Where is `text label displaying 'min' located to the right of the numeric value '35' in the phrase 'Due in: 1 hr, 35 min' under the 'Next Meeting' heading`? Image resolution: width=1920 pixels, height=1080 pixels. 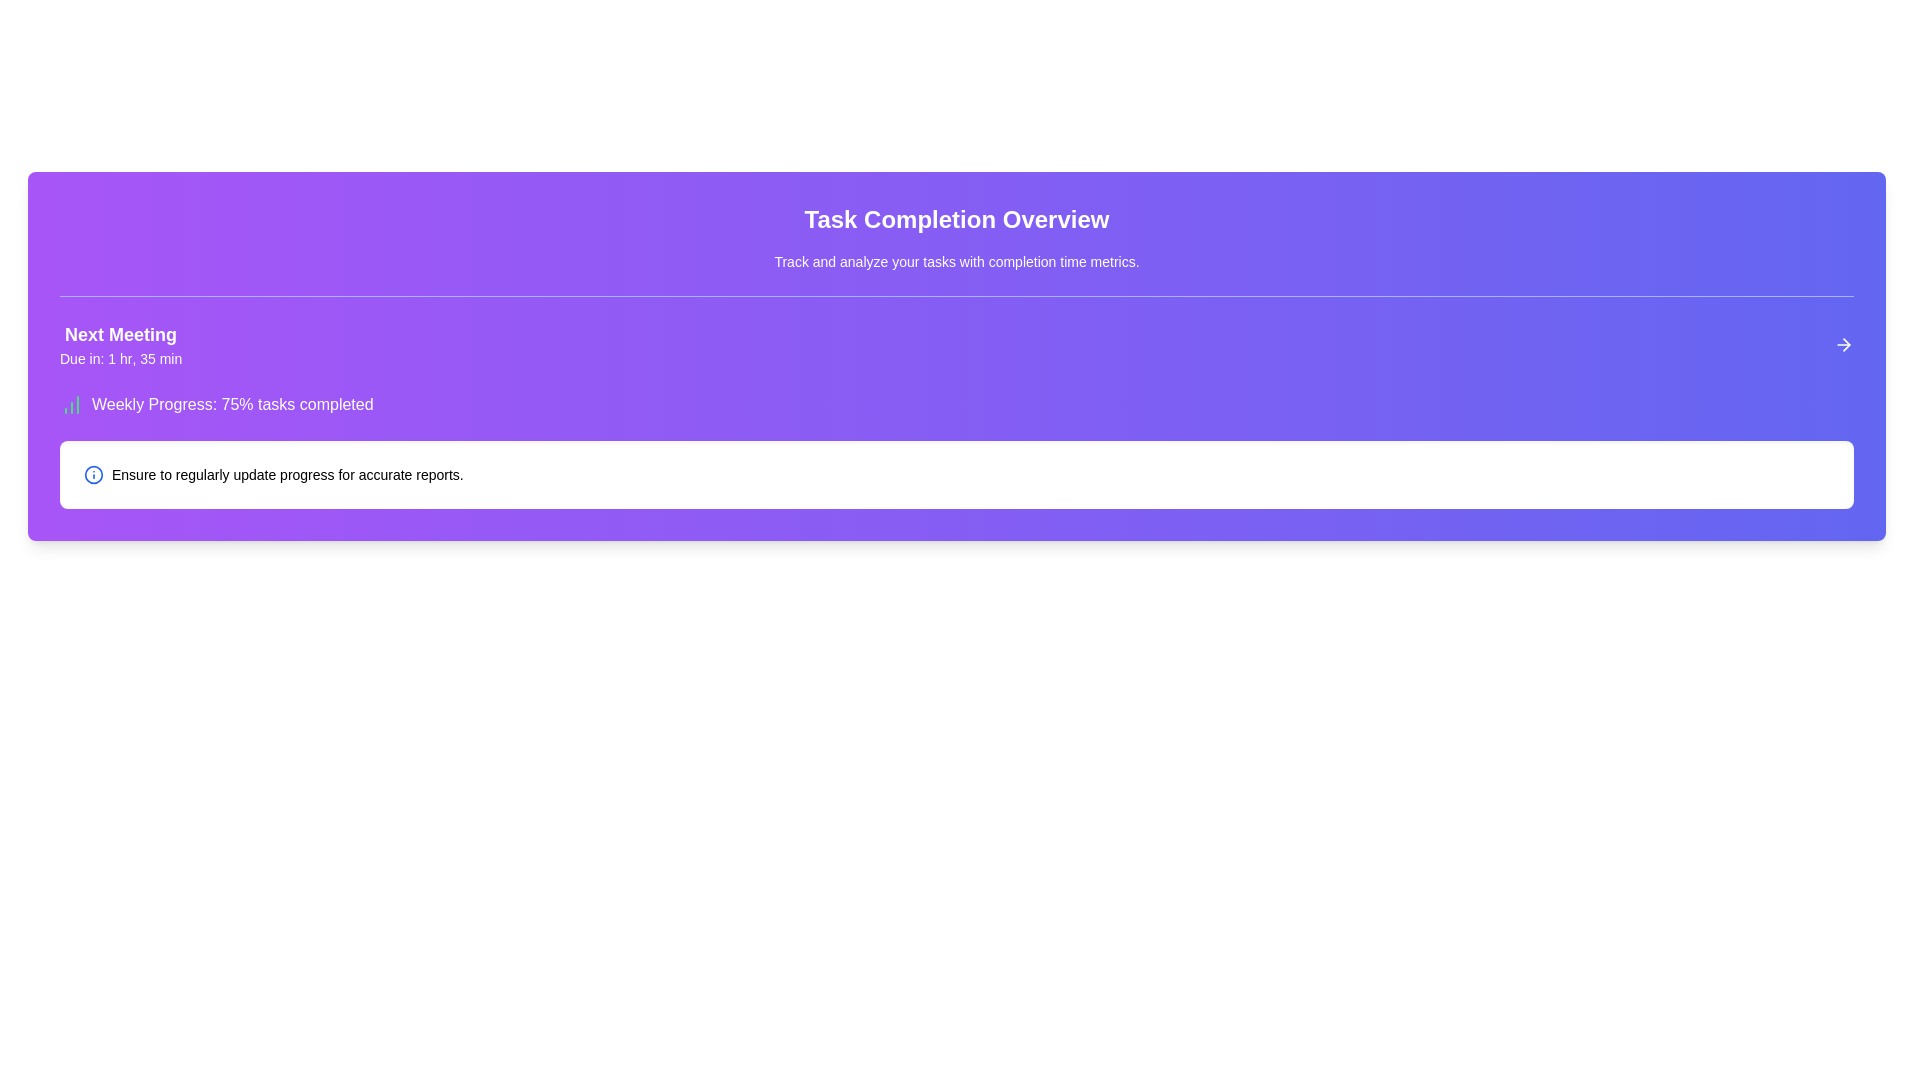
text label displaying 'min' located to the right of the numeric value '35' in the phrase 'Due in: 1 hr, 35 min' under the 'Next Meeting' heading is located at coordinates (170, 357).